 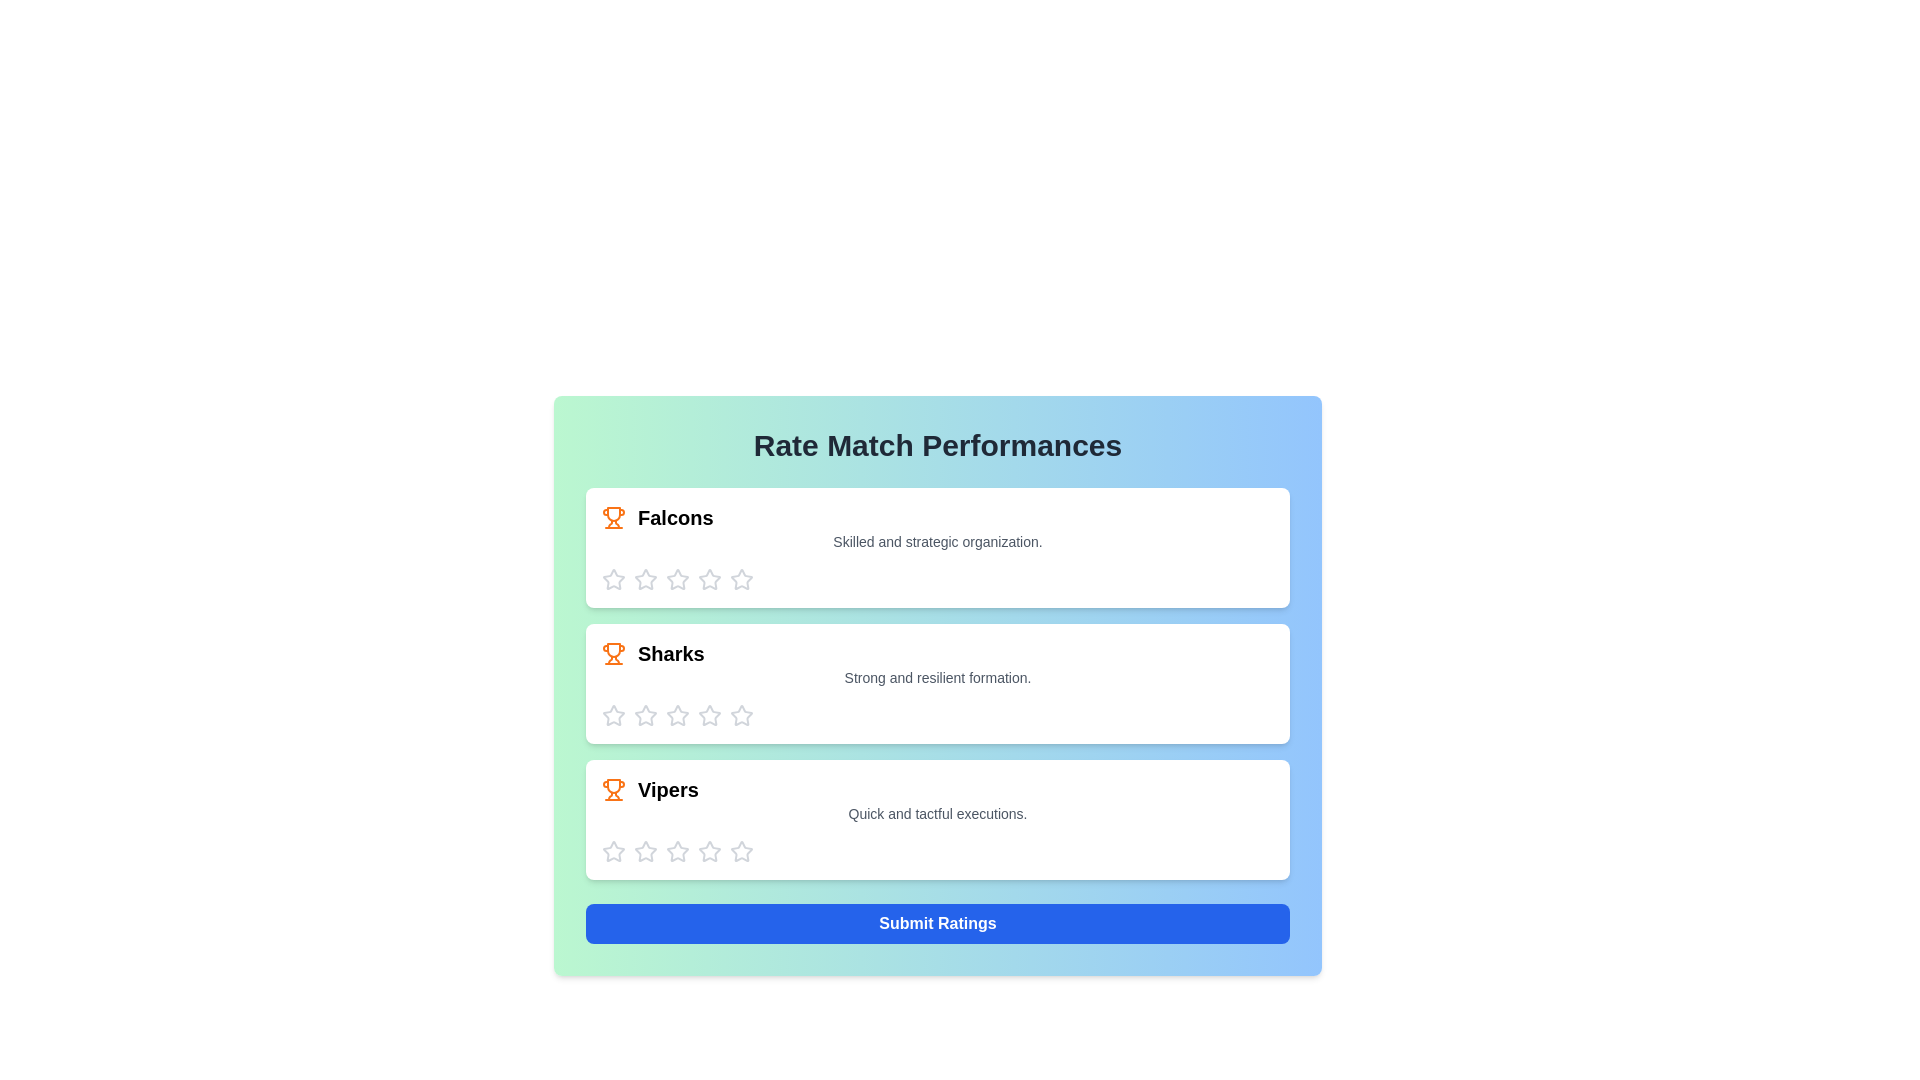 What do you see at coordinates (710, 579) in the screenshot?
I see `the Falcons team's 4 star to set the rating` at bounding box center [710, 579].